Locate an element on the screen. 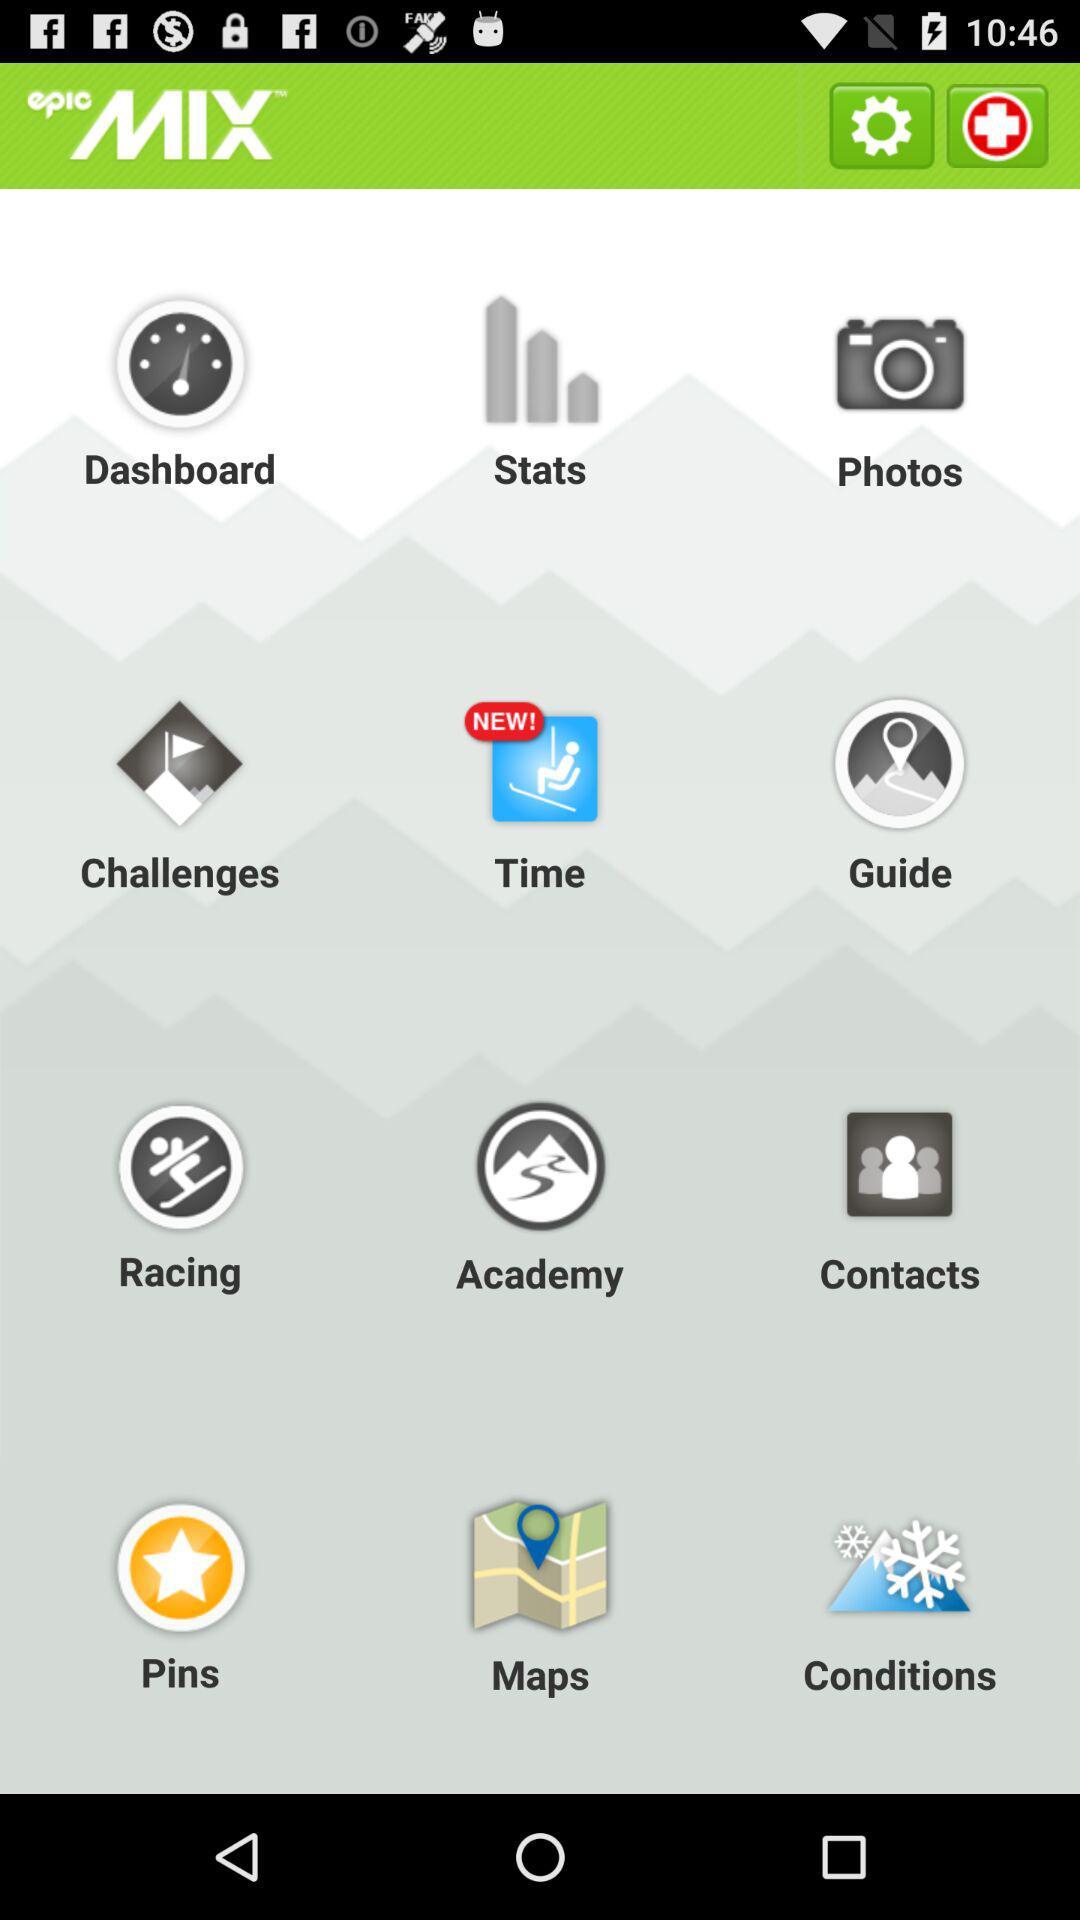  the button next to the dashboard is located at coordinates (540, 389).